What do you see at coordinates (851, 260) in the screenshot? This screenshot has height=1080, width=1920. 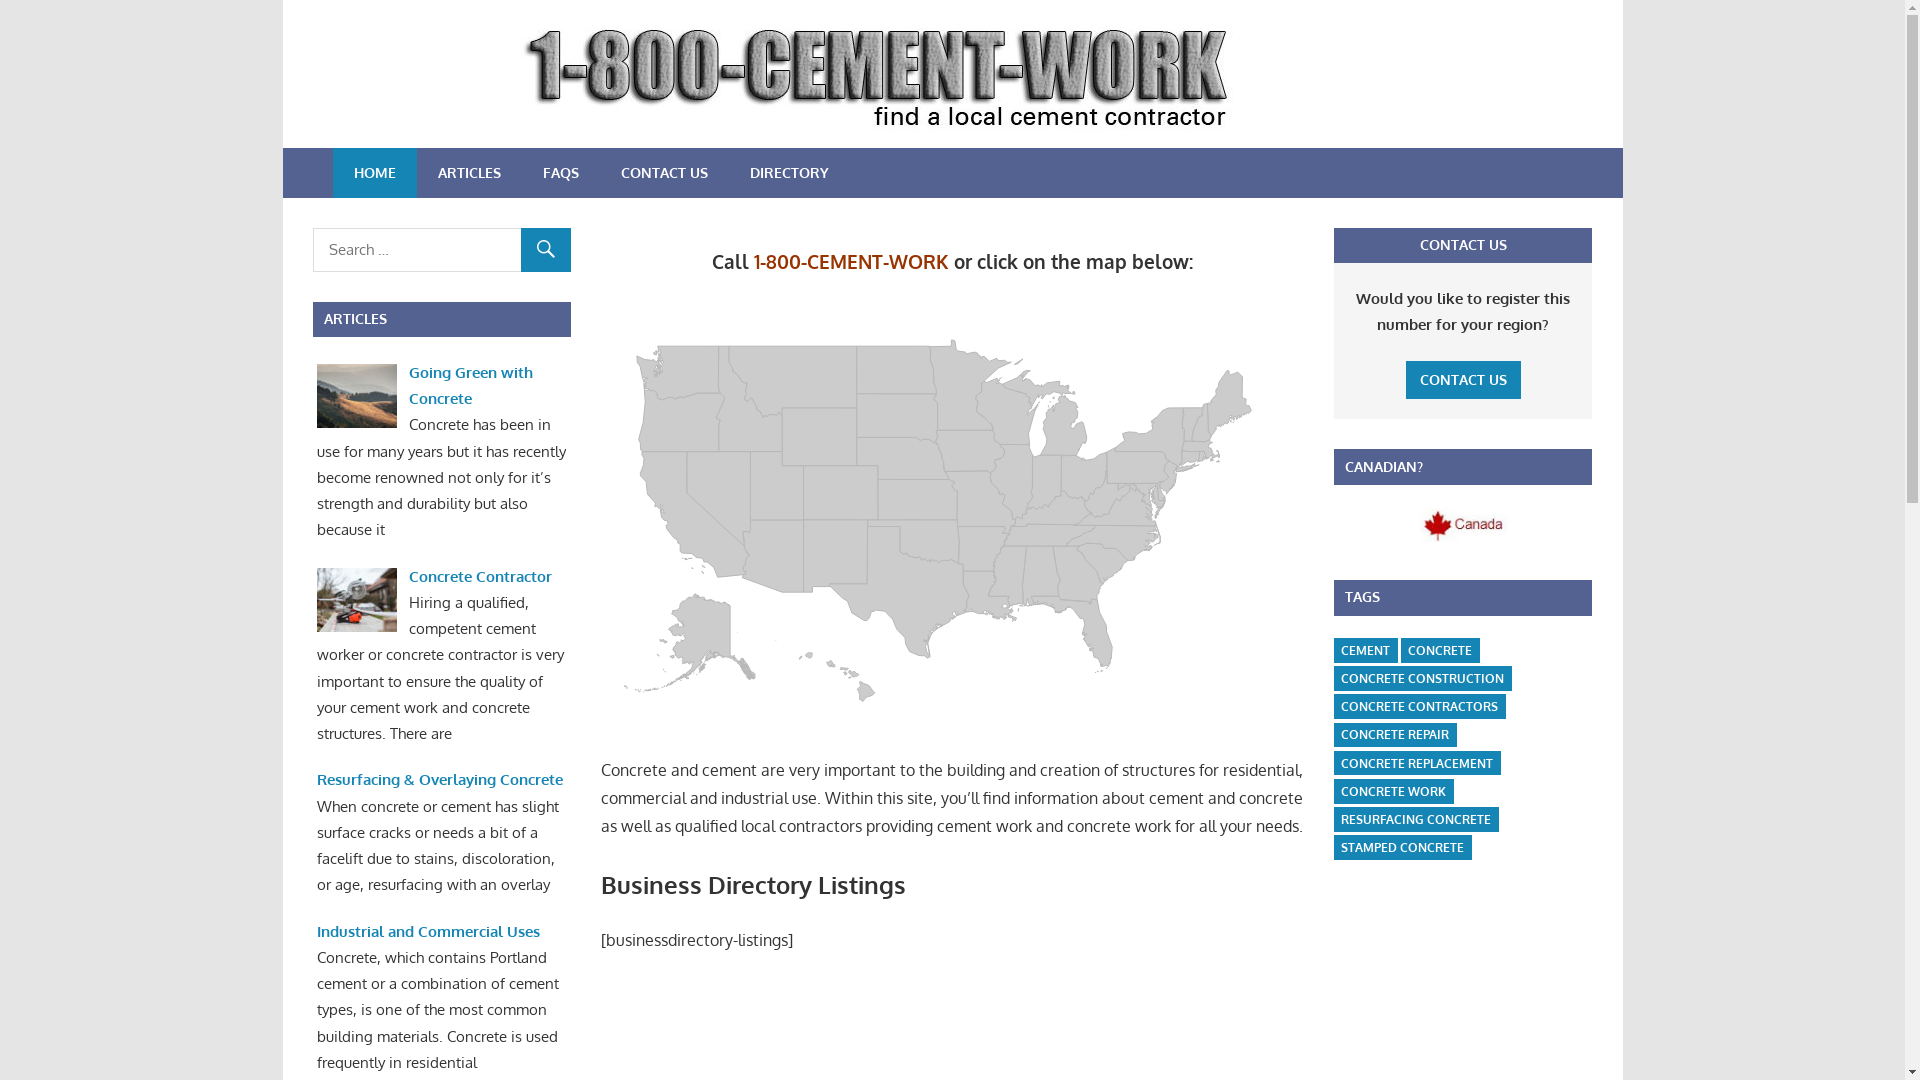 I see `'1-800-CEMENT-WORK'` at bounding box center [851, 260].